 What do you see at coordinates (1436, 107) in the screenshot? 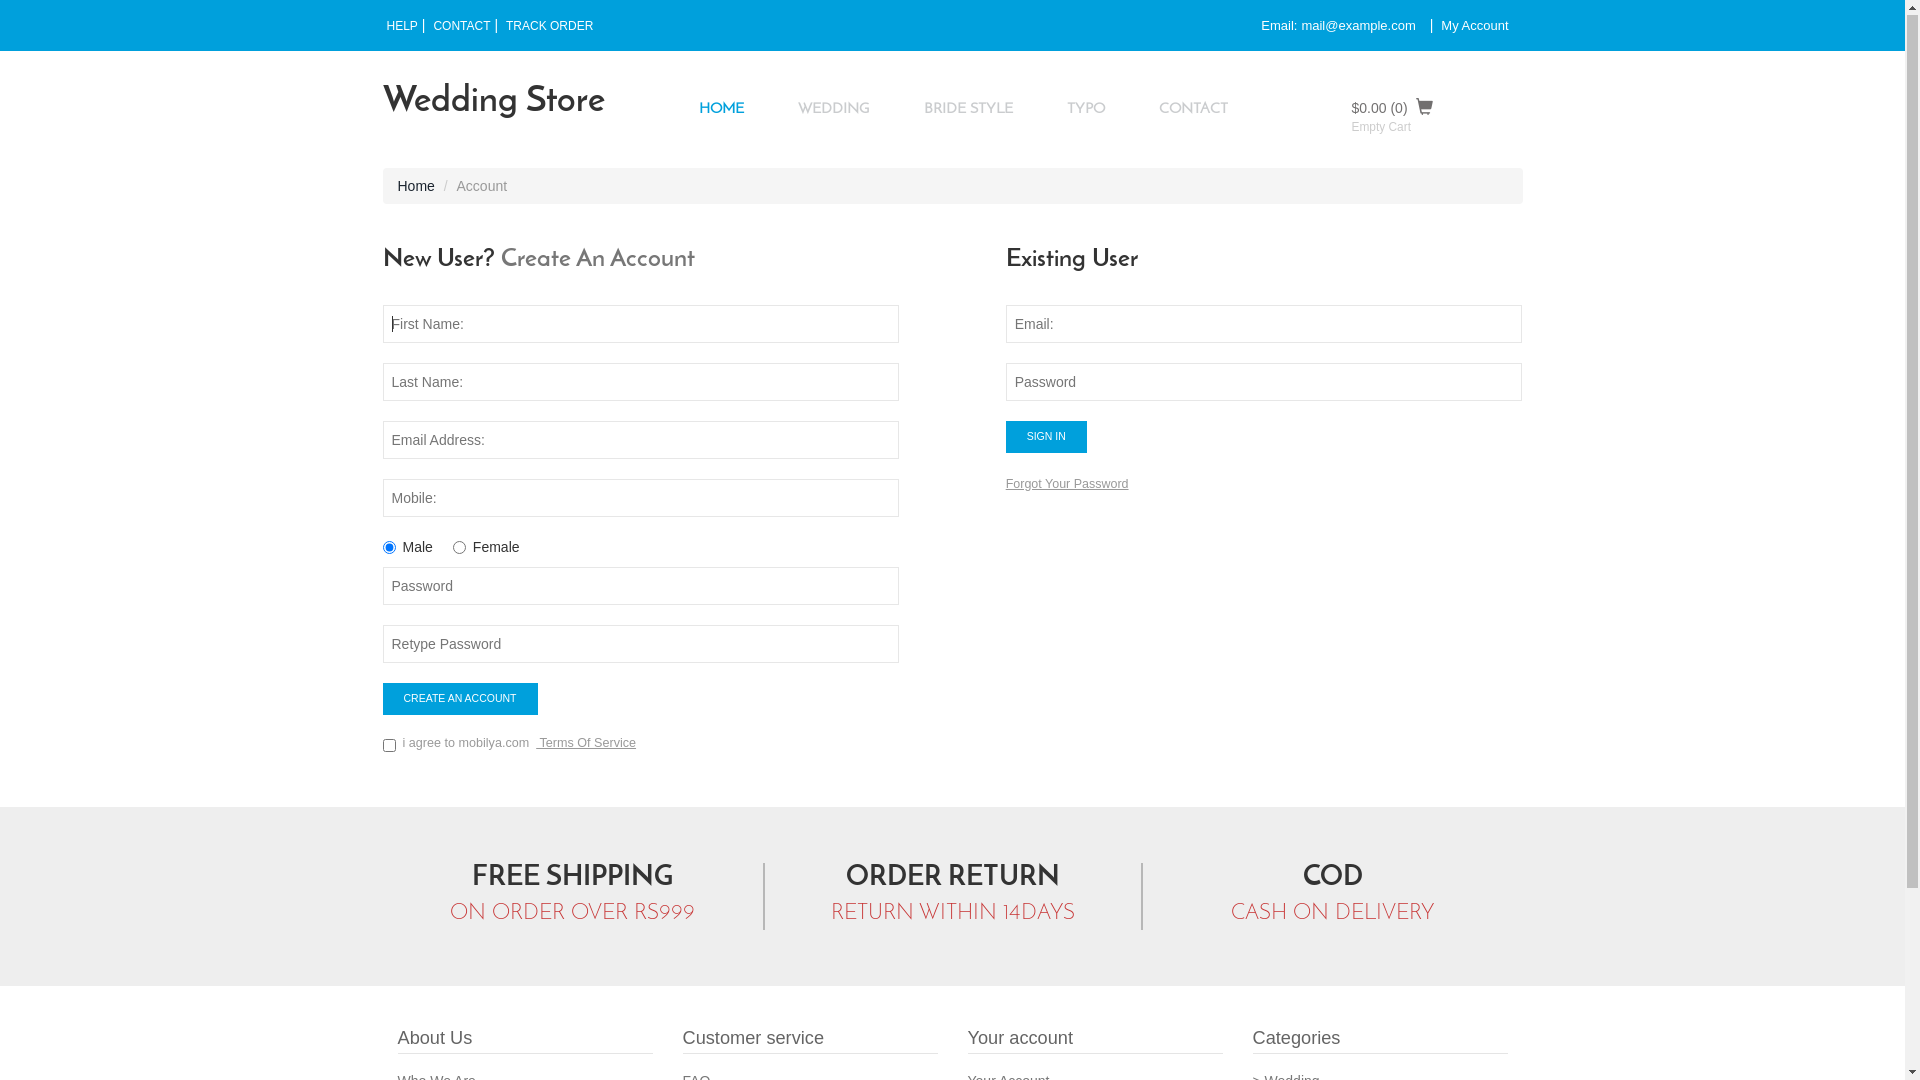
I see `'$0.00 (0)'` at bounding box center [1436, 107].